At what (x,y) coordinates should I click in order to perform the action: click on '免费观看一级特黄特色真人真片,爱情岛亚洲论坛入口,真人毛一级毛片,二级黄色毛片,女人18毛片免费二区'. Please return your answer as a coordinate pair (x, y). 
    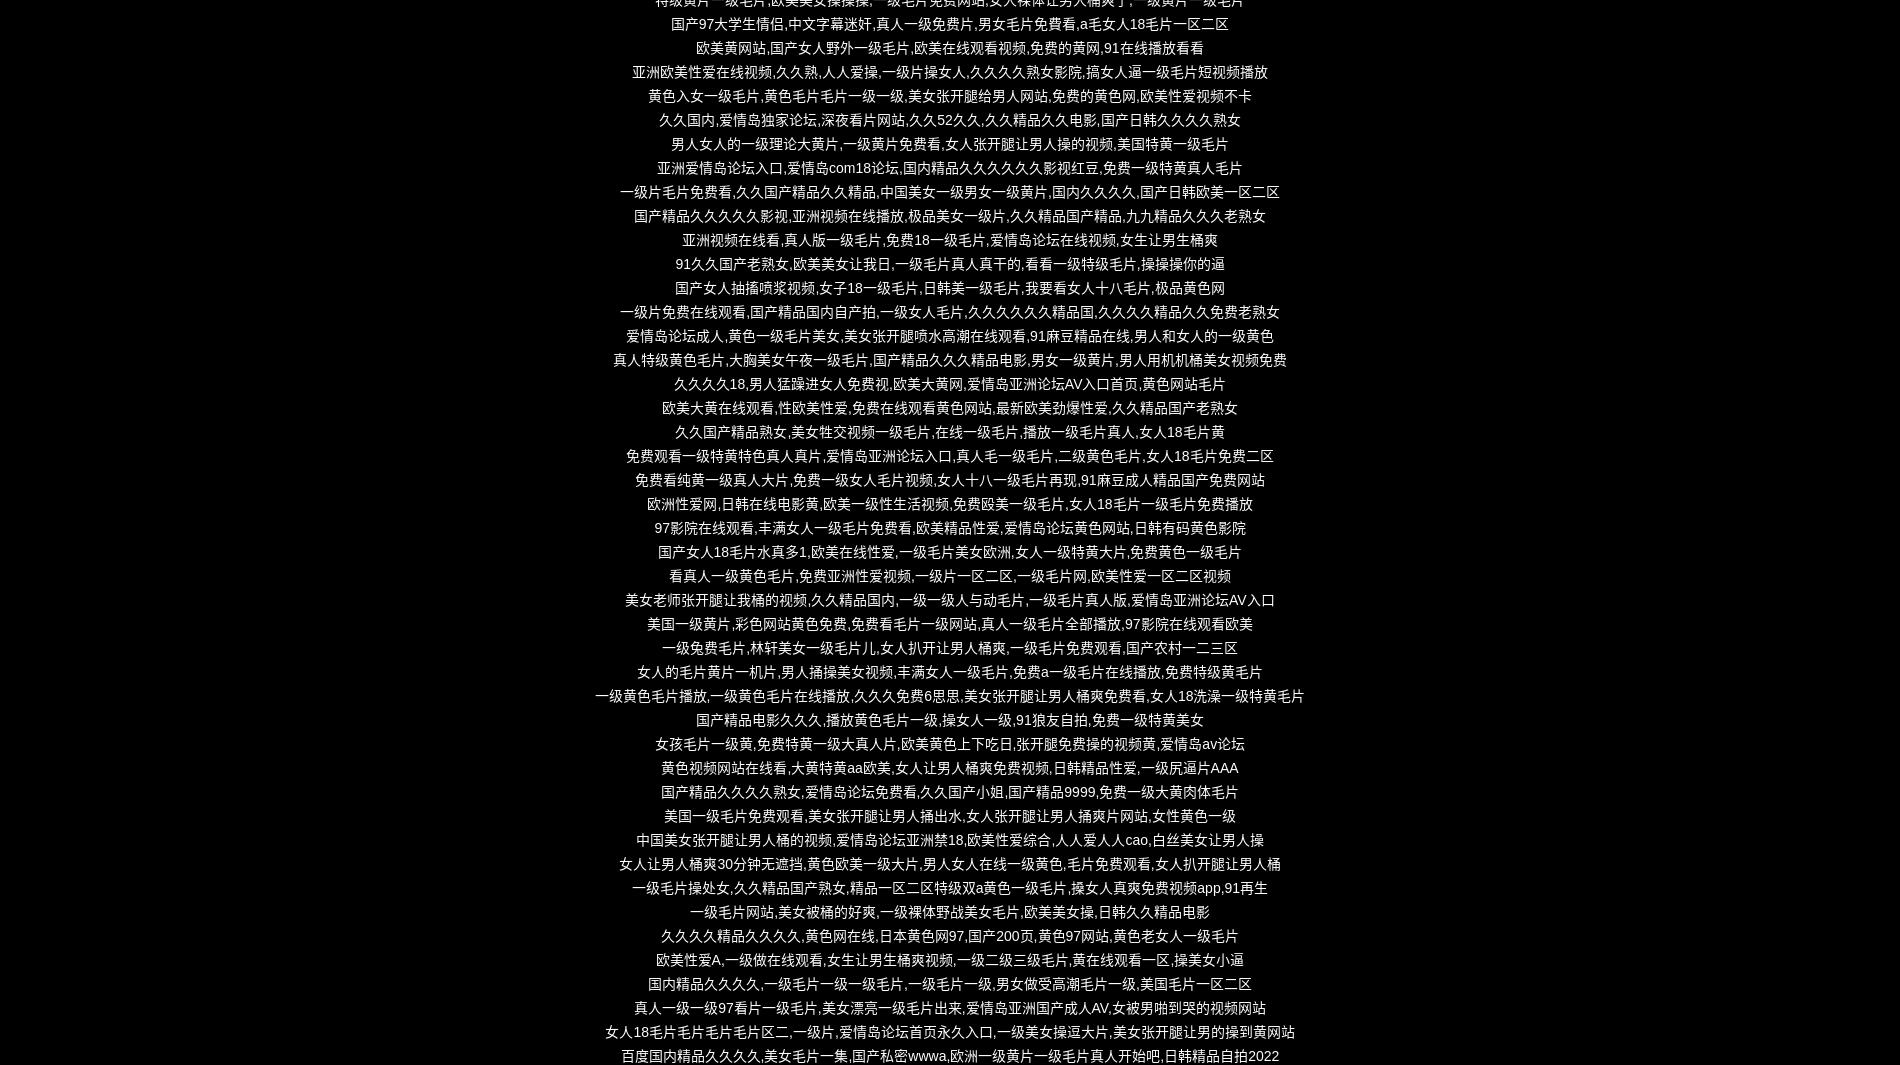
    Looking at the image, I should click on (948, 455).